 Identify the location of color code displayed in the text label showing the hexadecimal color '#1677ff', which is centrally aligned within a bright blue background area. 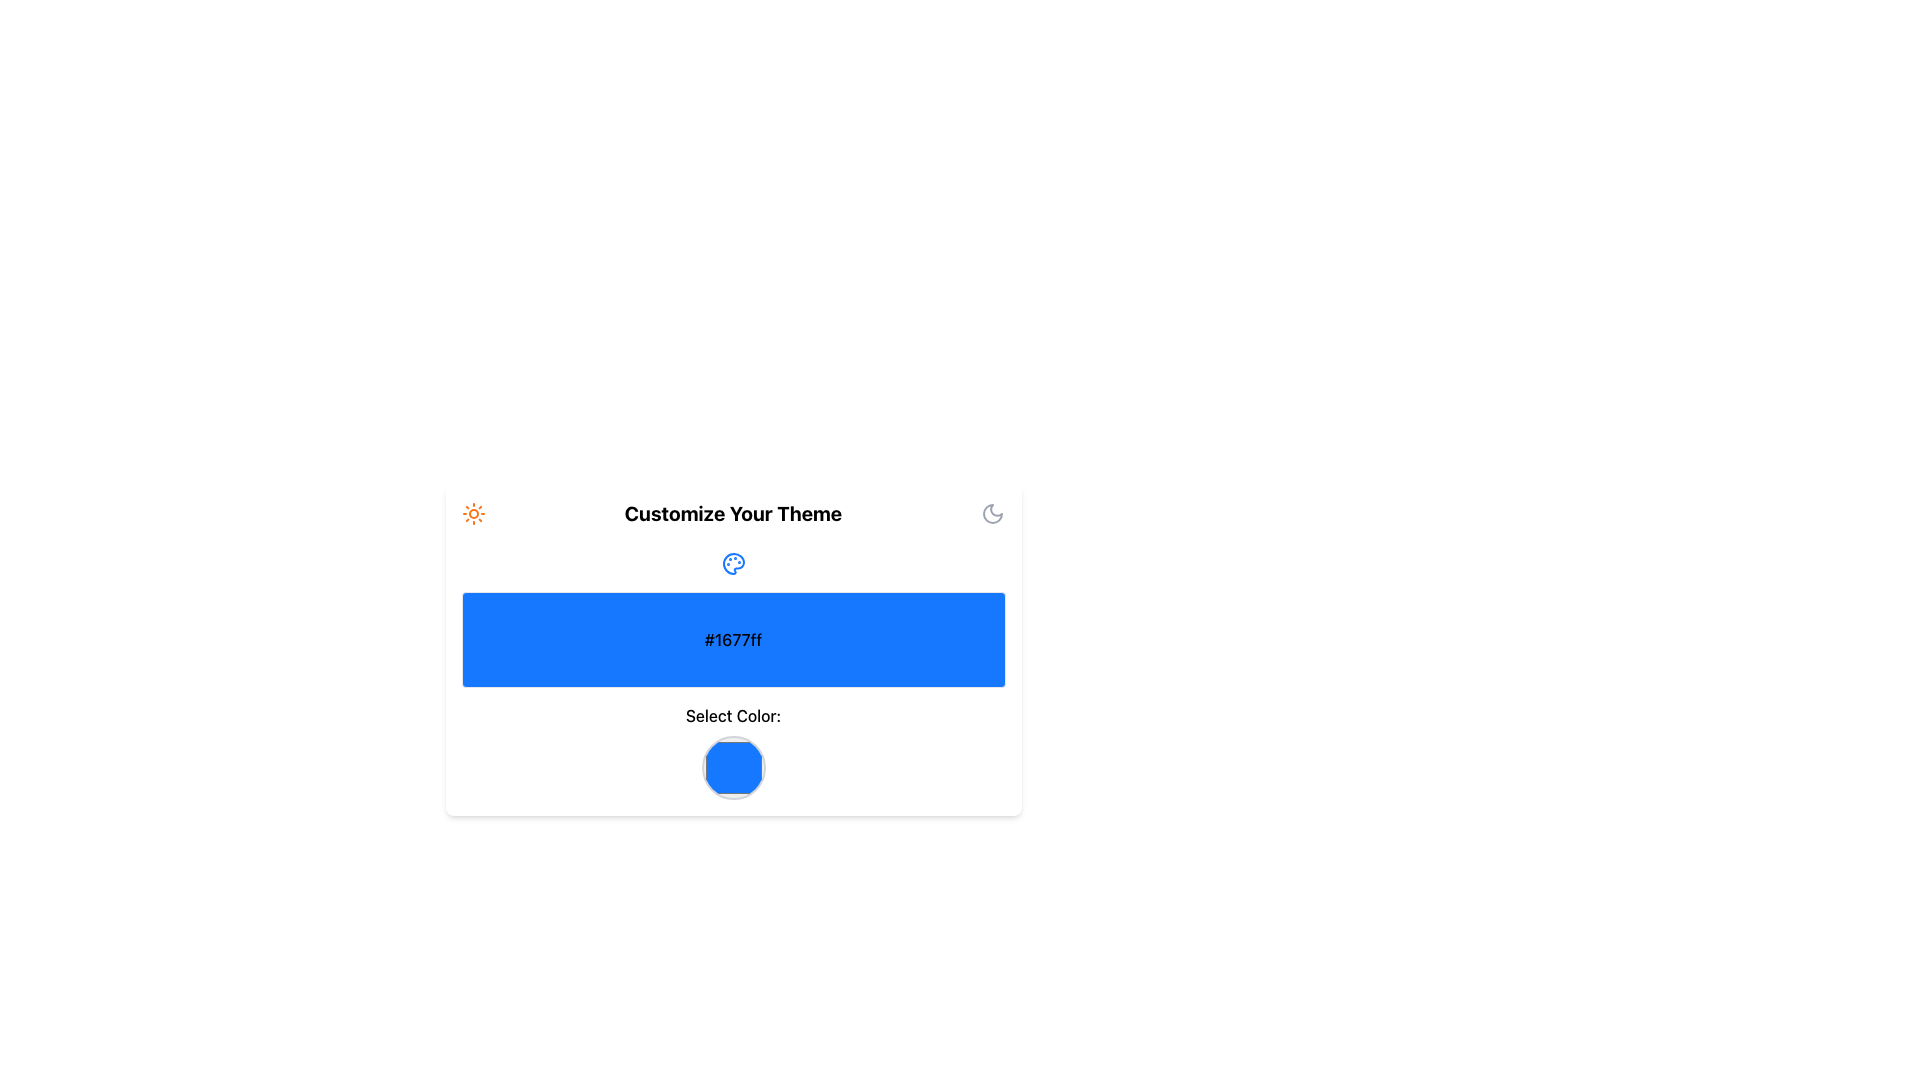
(732, 640).